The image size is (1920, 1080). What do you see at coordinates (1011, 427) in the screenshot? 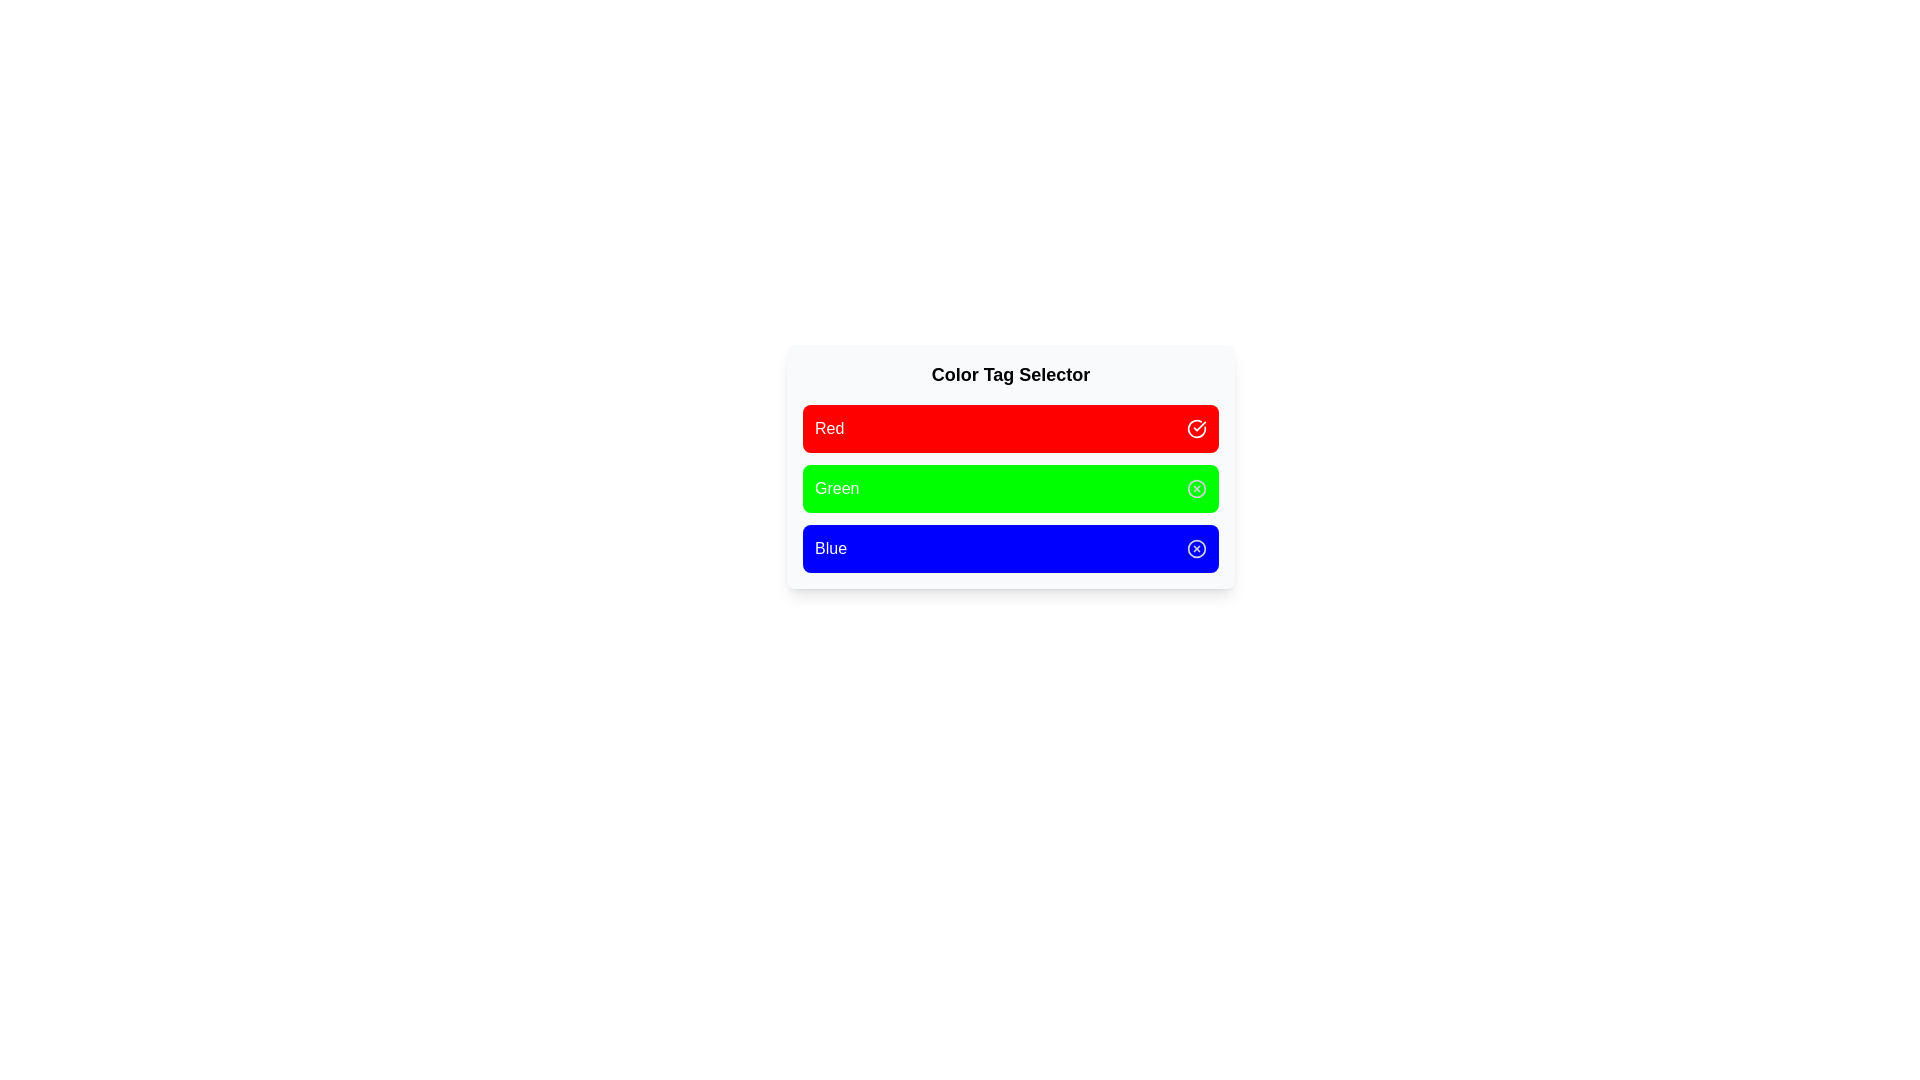
I see `the color tag Red` at bounding box center [1011, 427].